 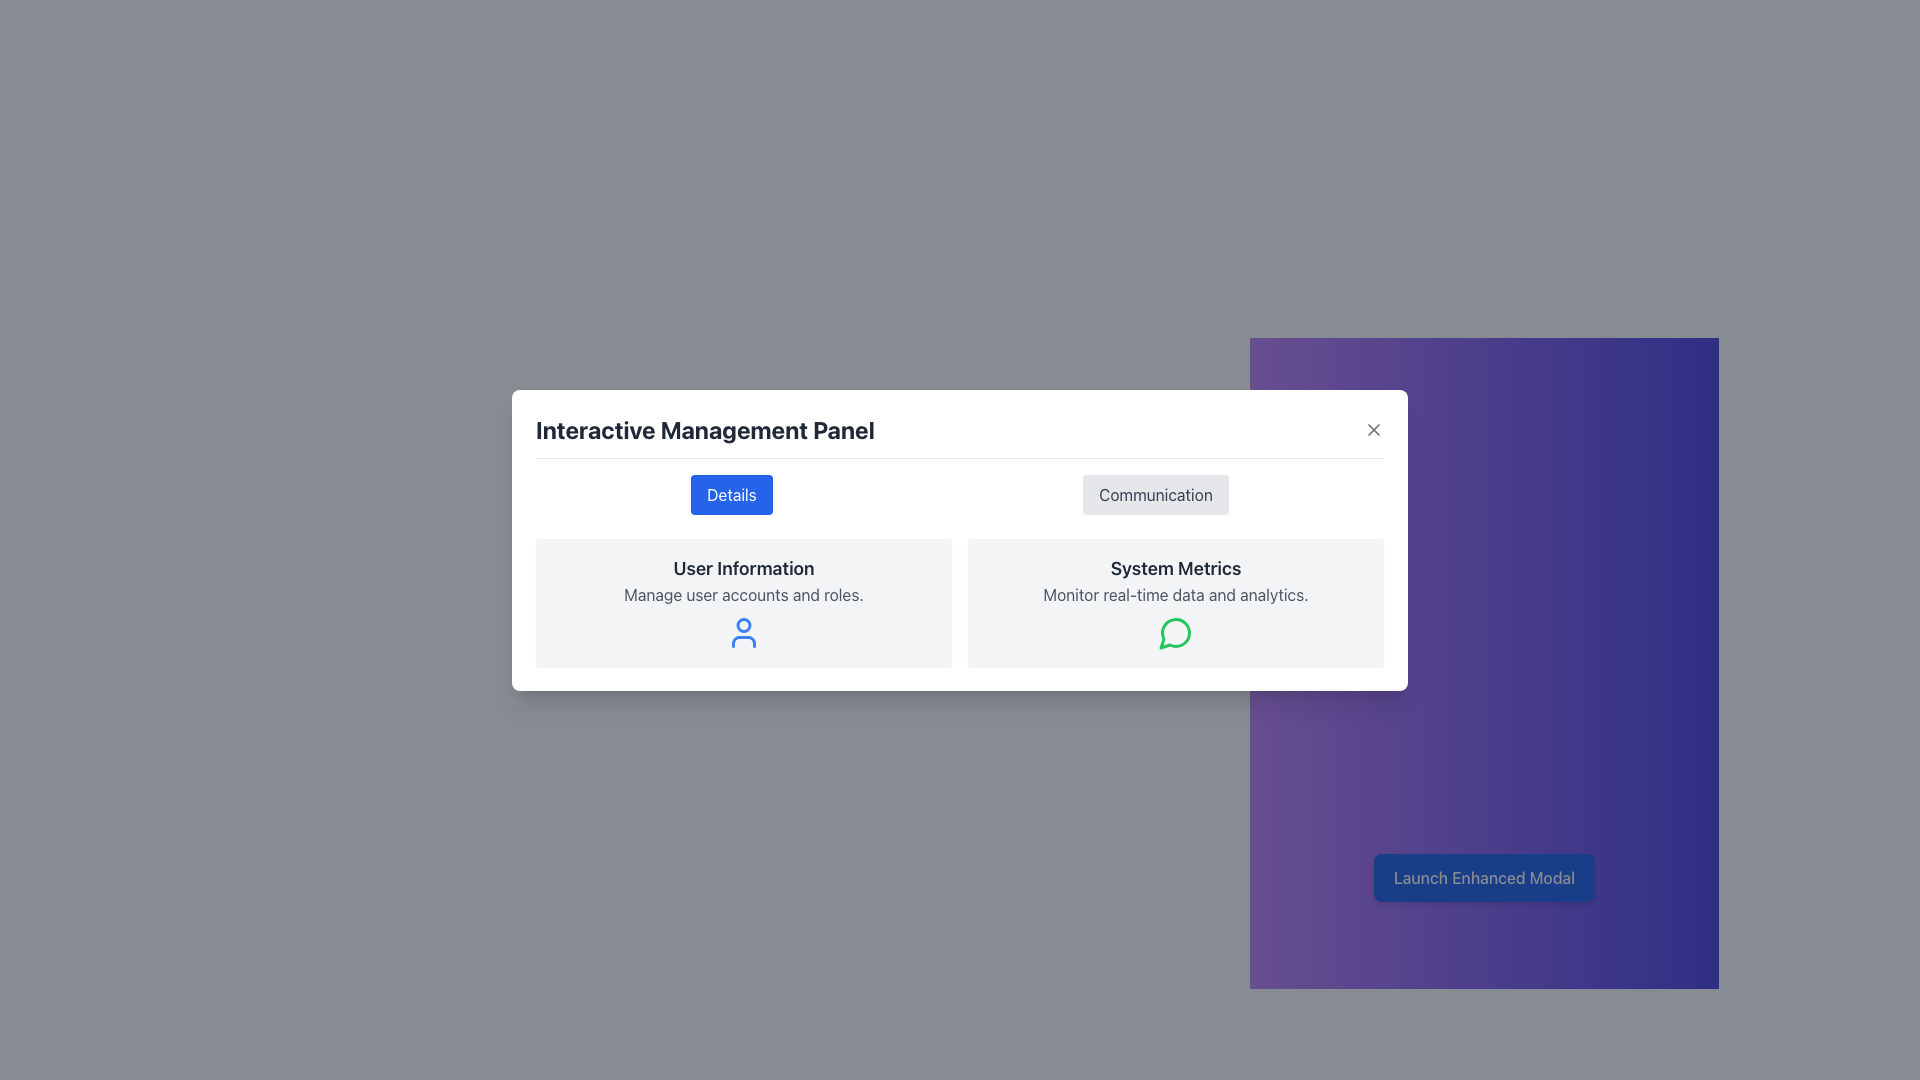 I want to click on the 'X' icon at the top-right corner of the Interactive Management Panel header, so click(x=1372, y=428).